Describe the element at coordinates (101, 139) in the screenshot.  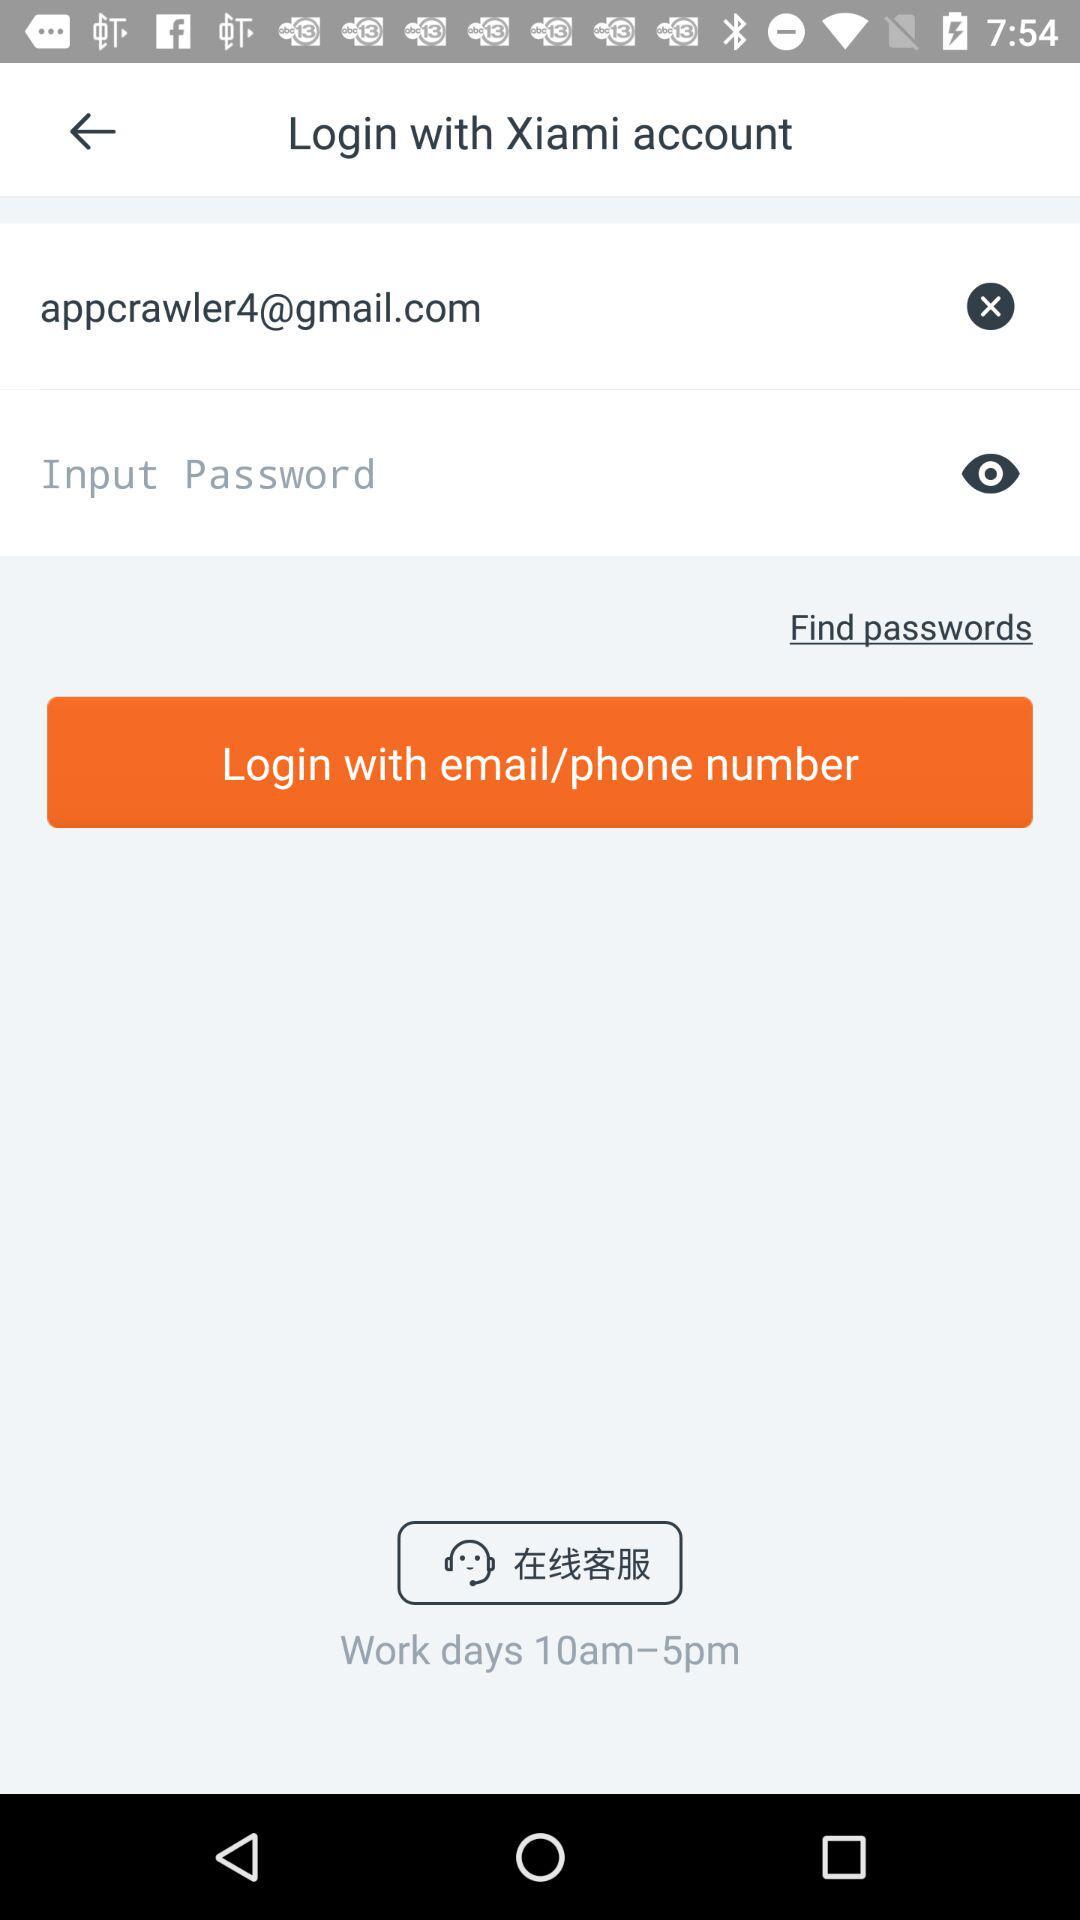
I see `the arrow_backward icon` at that location.